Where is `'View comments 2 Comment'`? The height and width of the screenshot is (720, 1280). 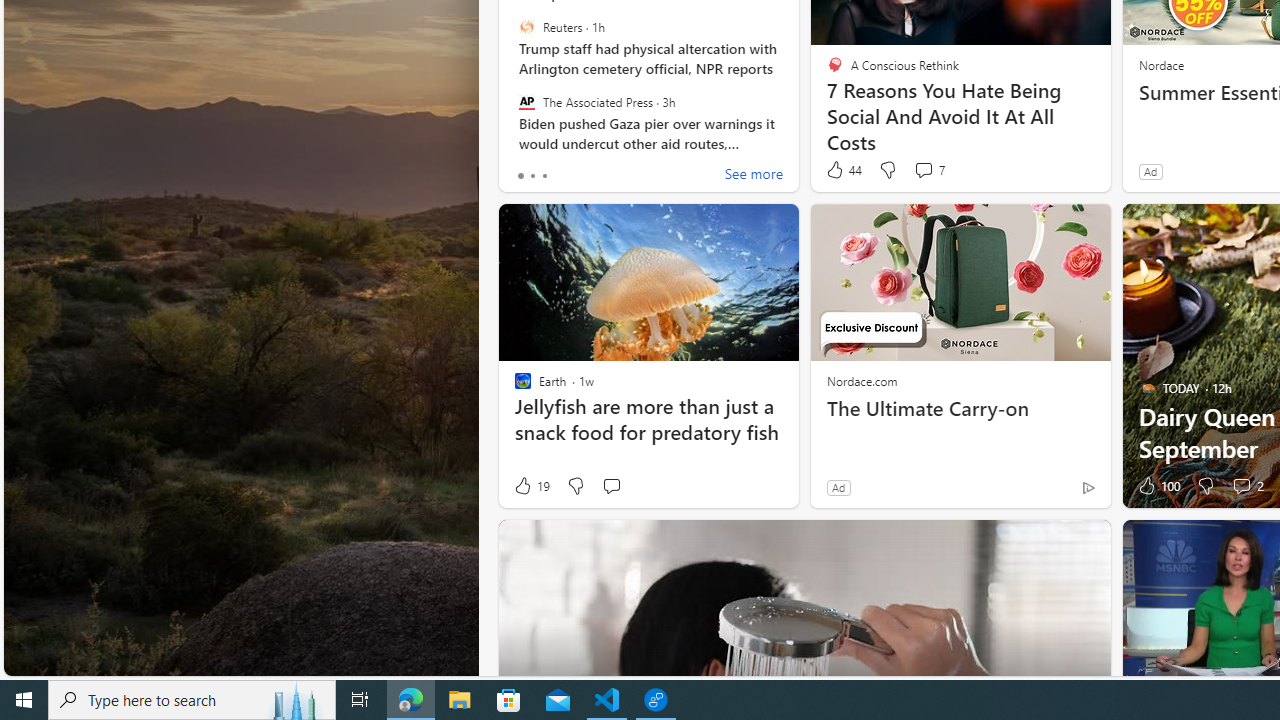
'View comments 2 Comment' is located at coordinates (1246, 486).